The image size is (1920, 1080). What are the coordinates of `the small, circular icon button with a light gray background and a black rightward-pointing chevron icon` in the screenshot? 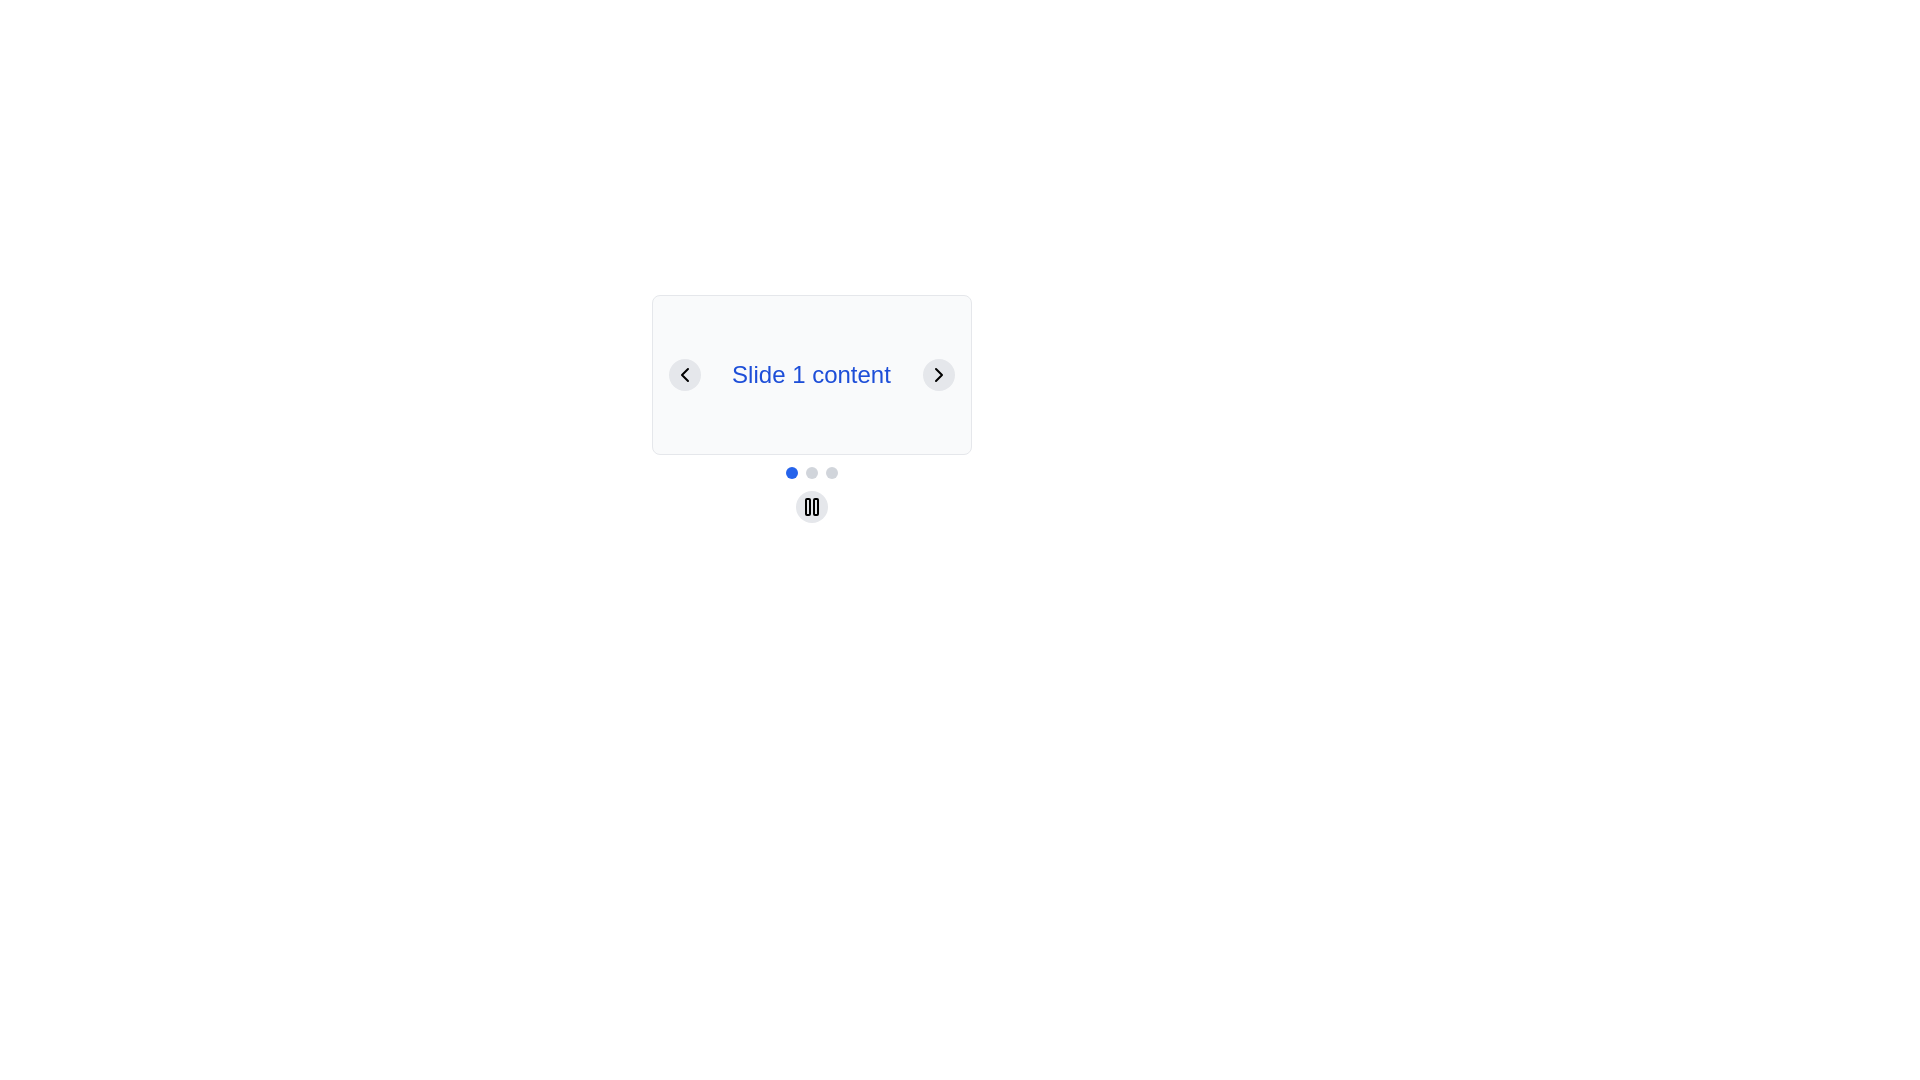 It's located at (937, 374).